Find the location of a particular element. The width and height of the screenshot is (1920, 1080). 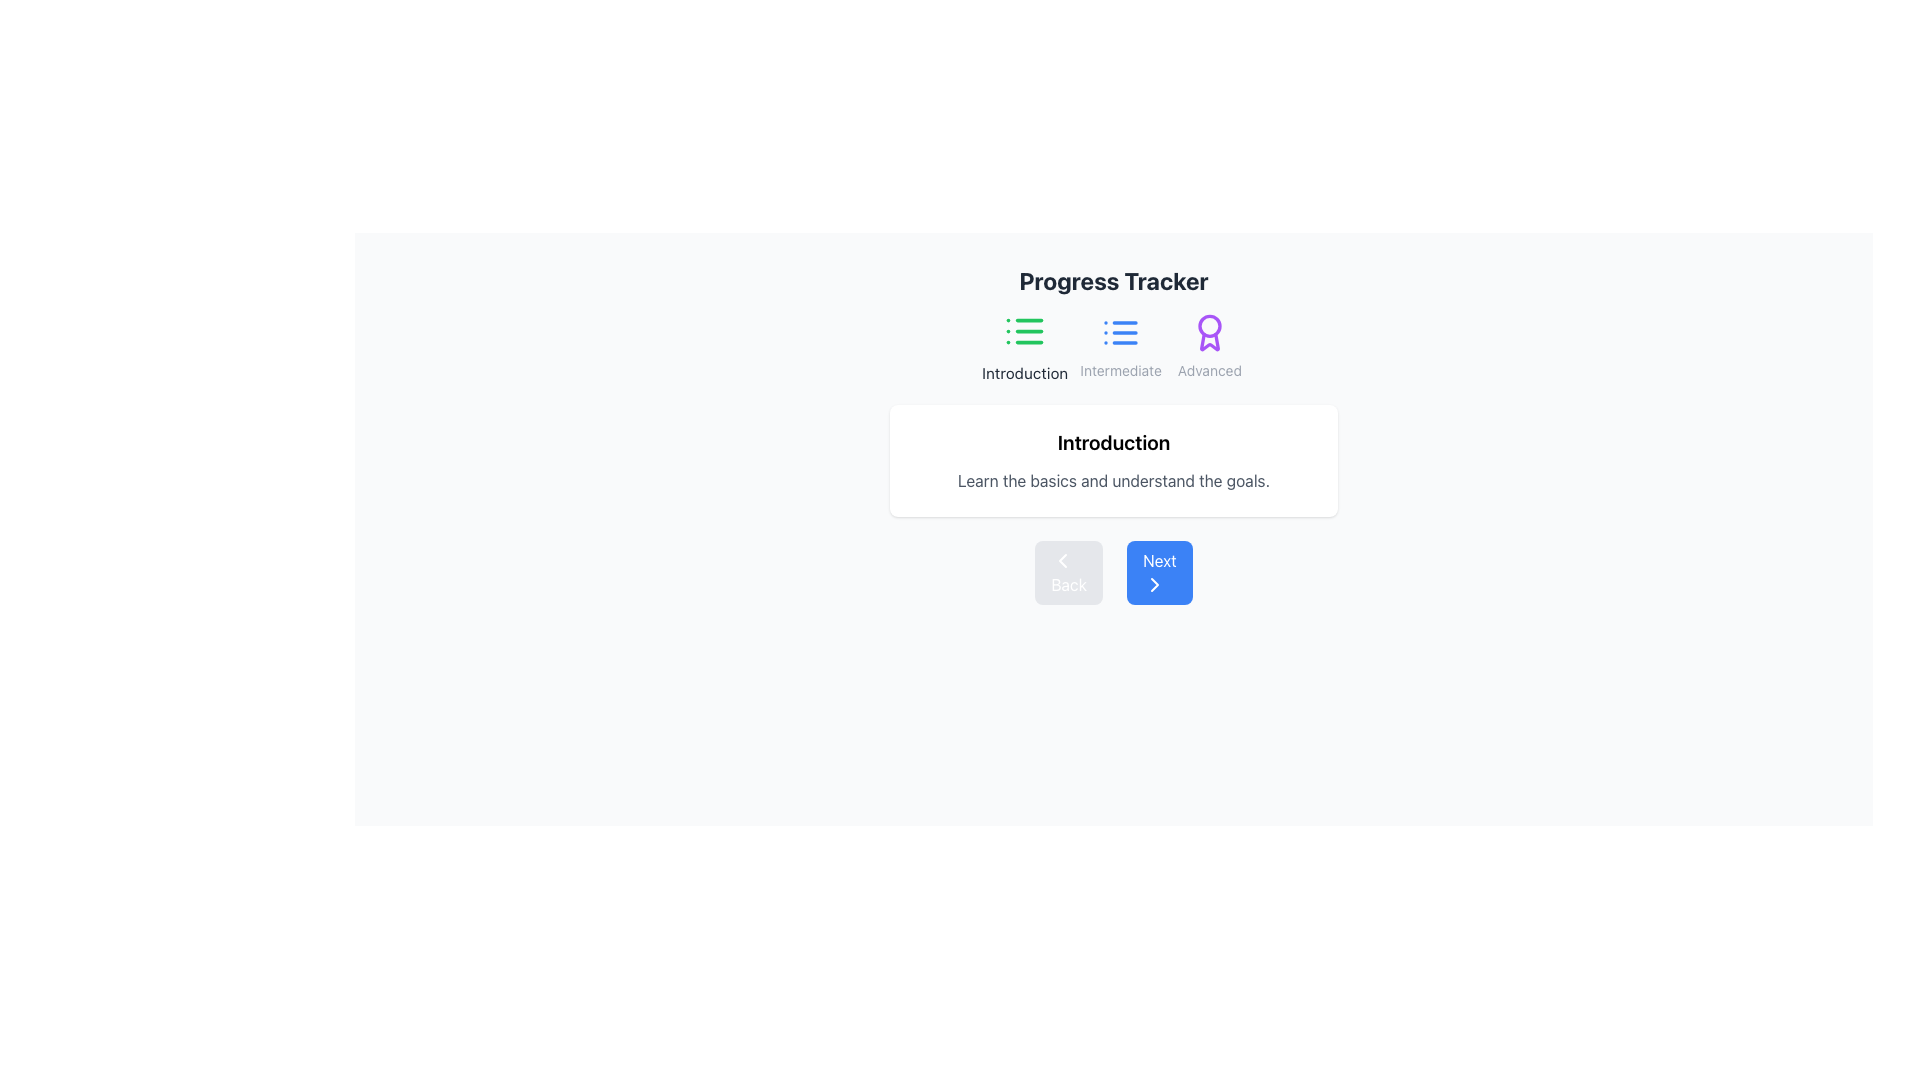

the selectable progress tracker step labeled 'Intermediate', which features a blue icon resembling a list structure above the light gray text is located at coordinates (1121, 346).